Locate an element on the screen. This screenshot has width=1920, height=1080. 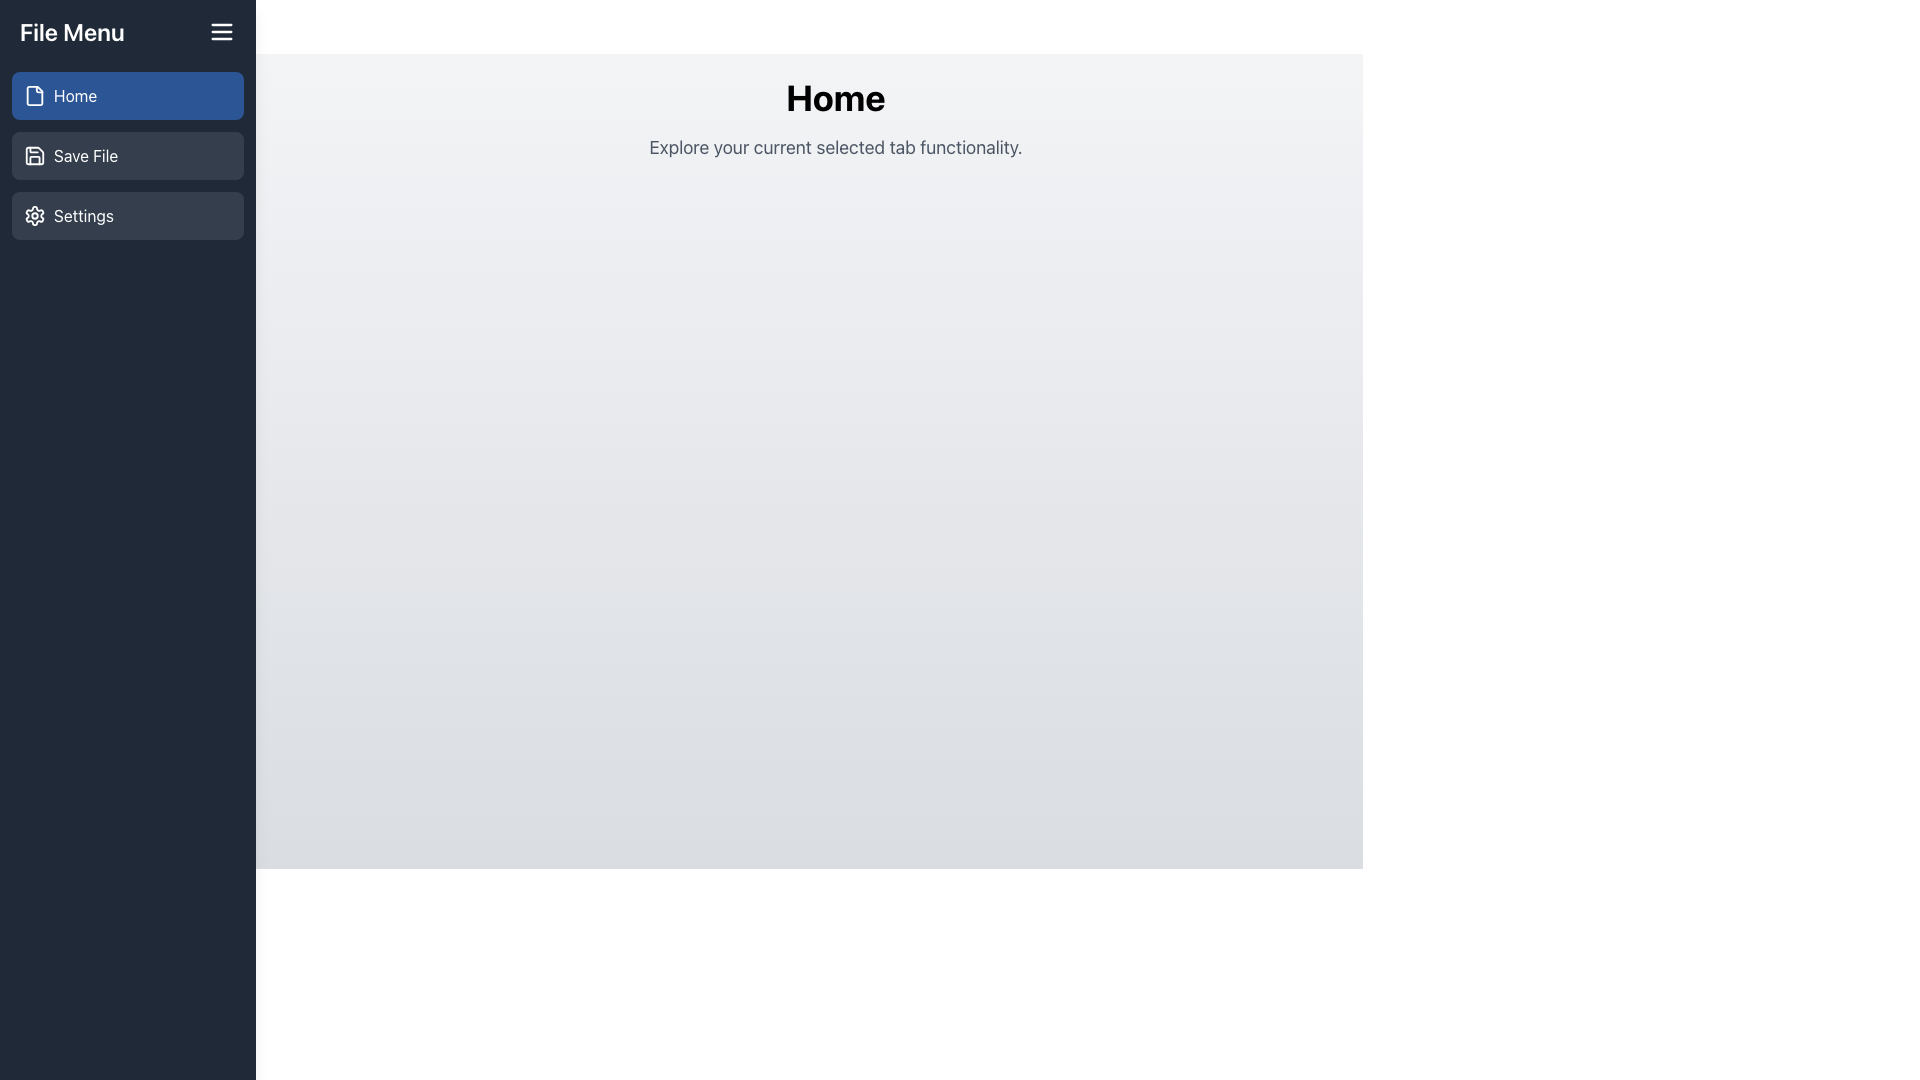
the descriptive message element located below the 'Home' heading, which indicates the current functionality of the active tab is located at coordinates (835, 146).